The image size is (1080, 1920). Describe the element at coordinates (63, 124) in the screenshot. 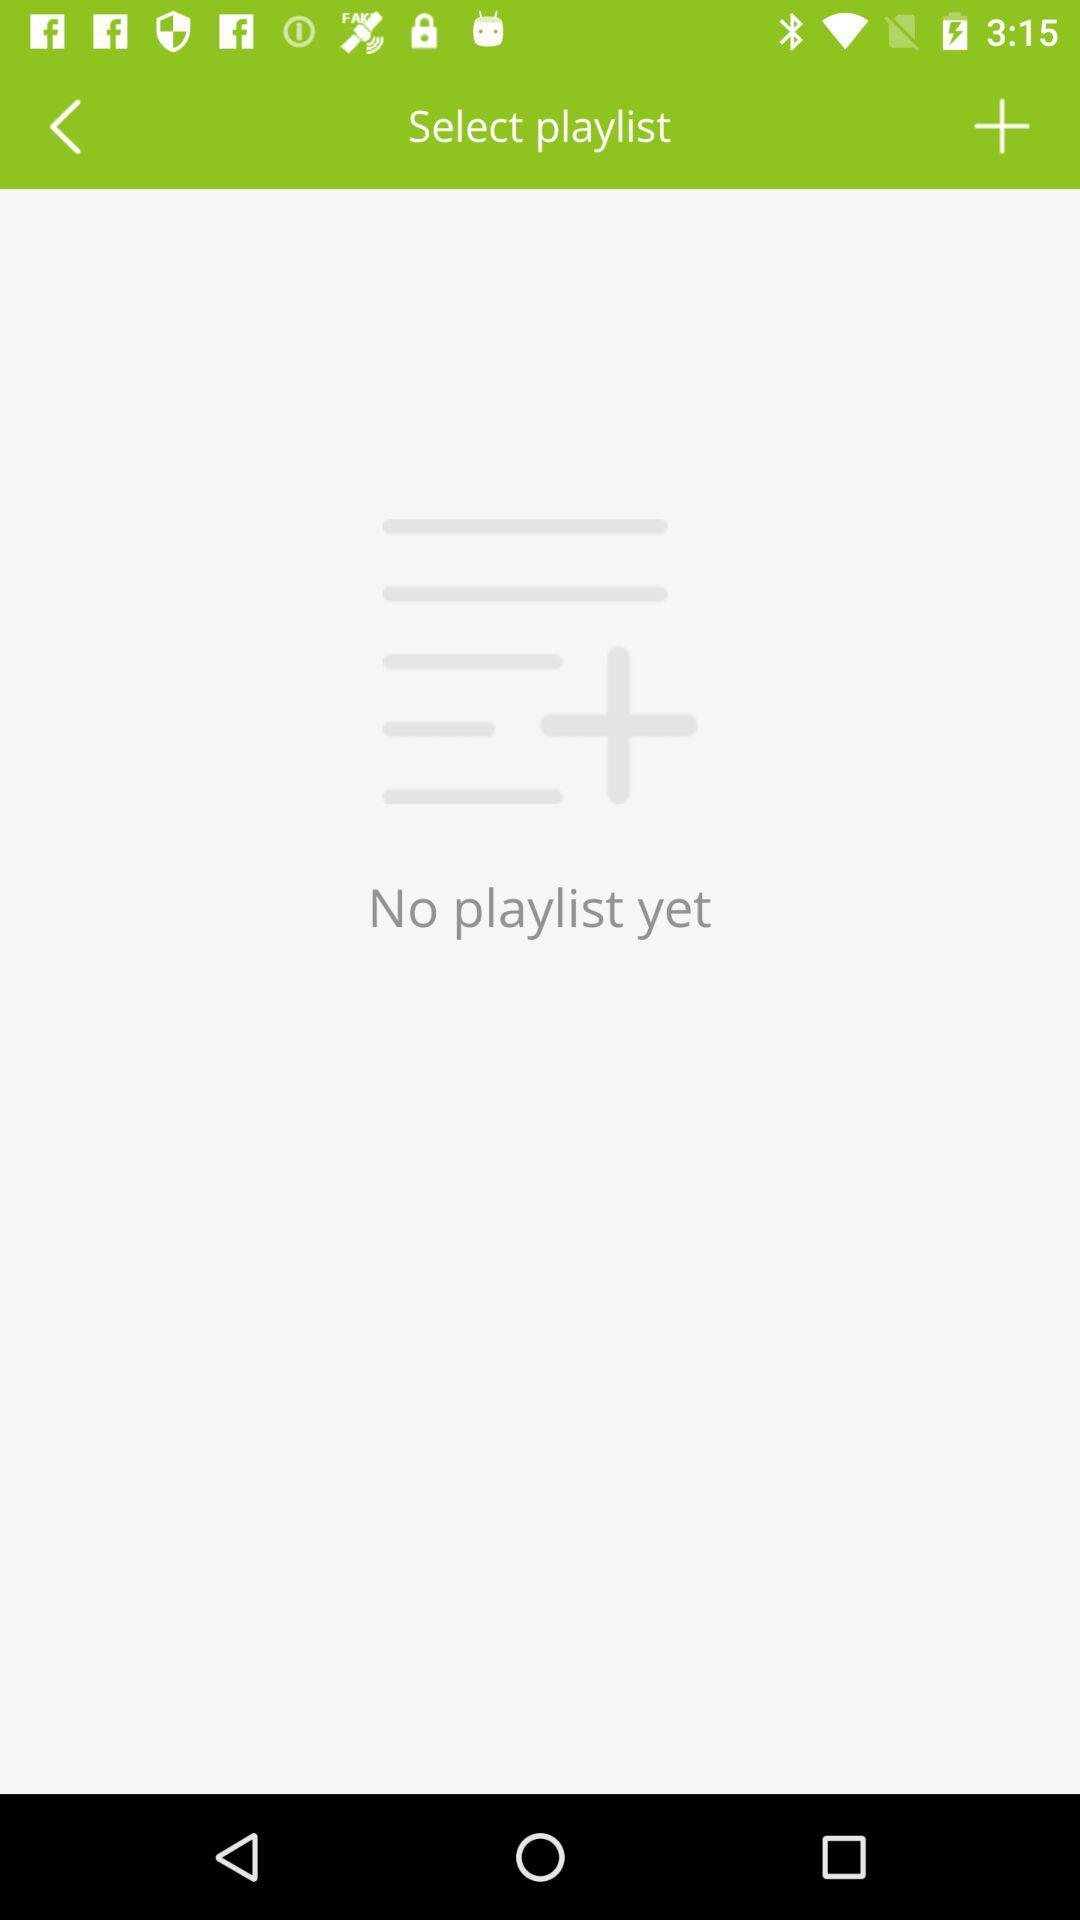

I see `the item at the top left corner` at that location.